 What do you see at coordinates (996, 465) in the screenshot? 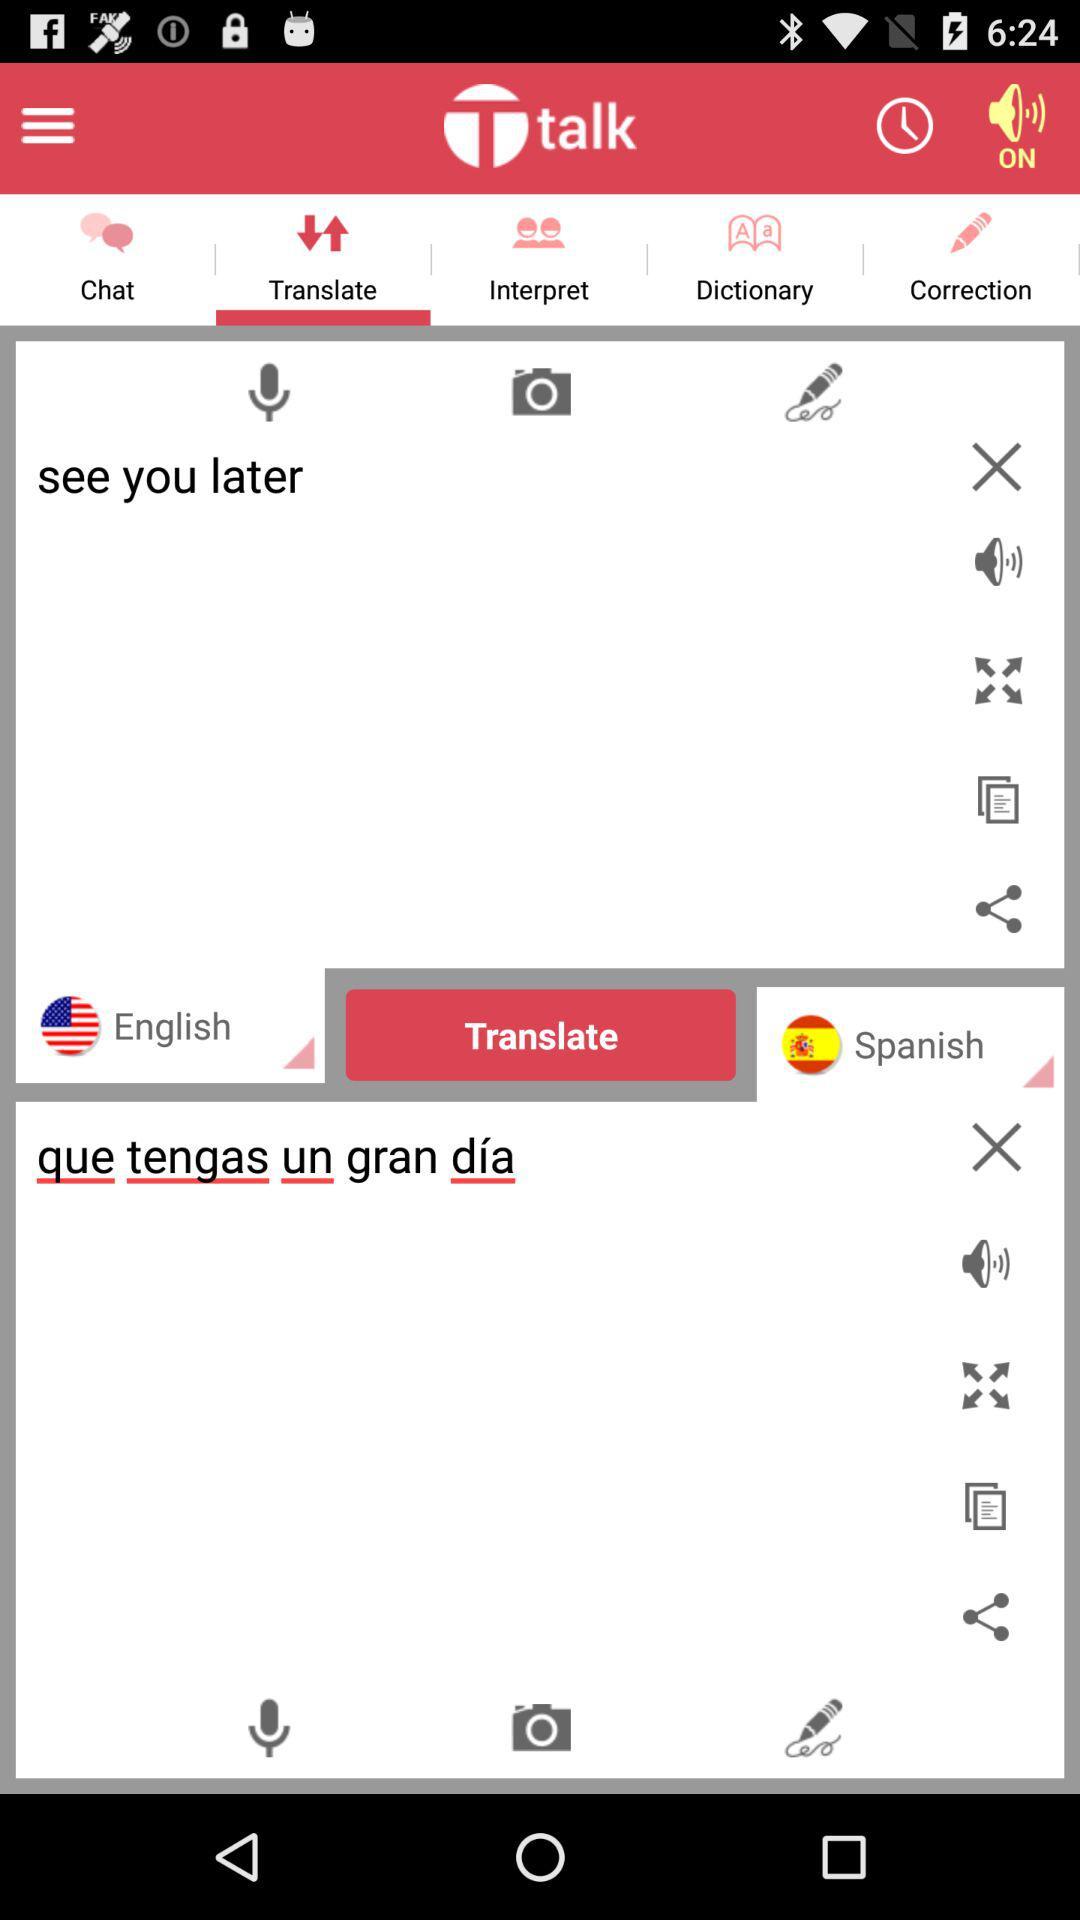
I see `clear` at bounding box center [996, 465].